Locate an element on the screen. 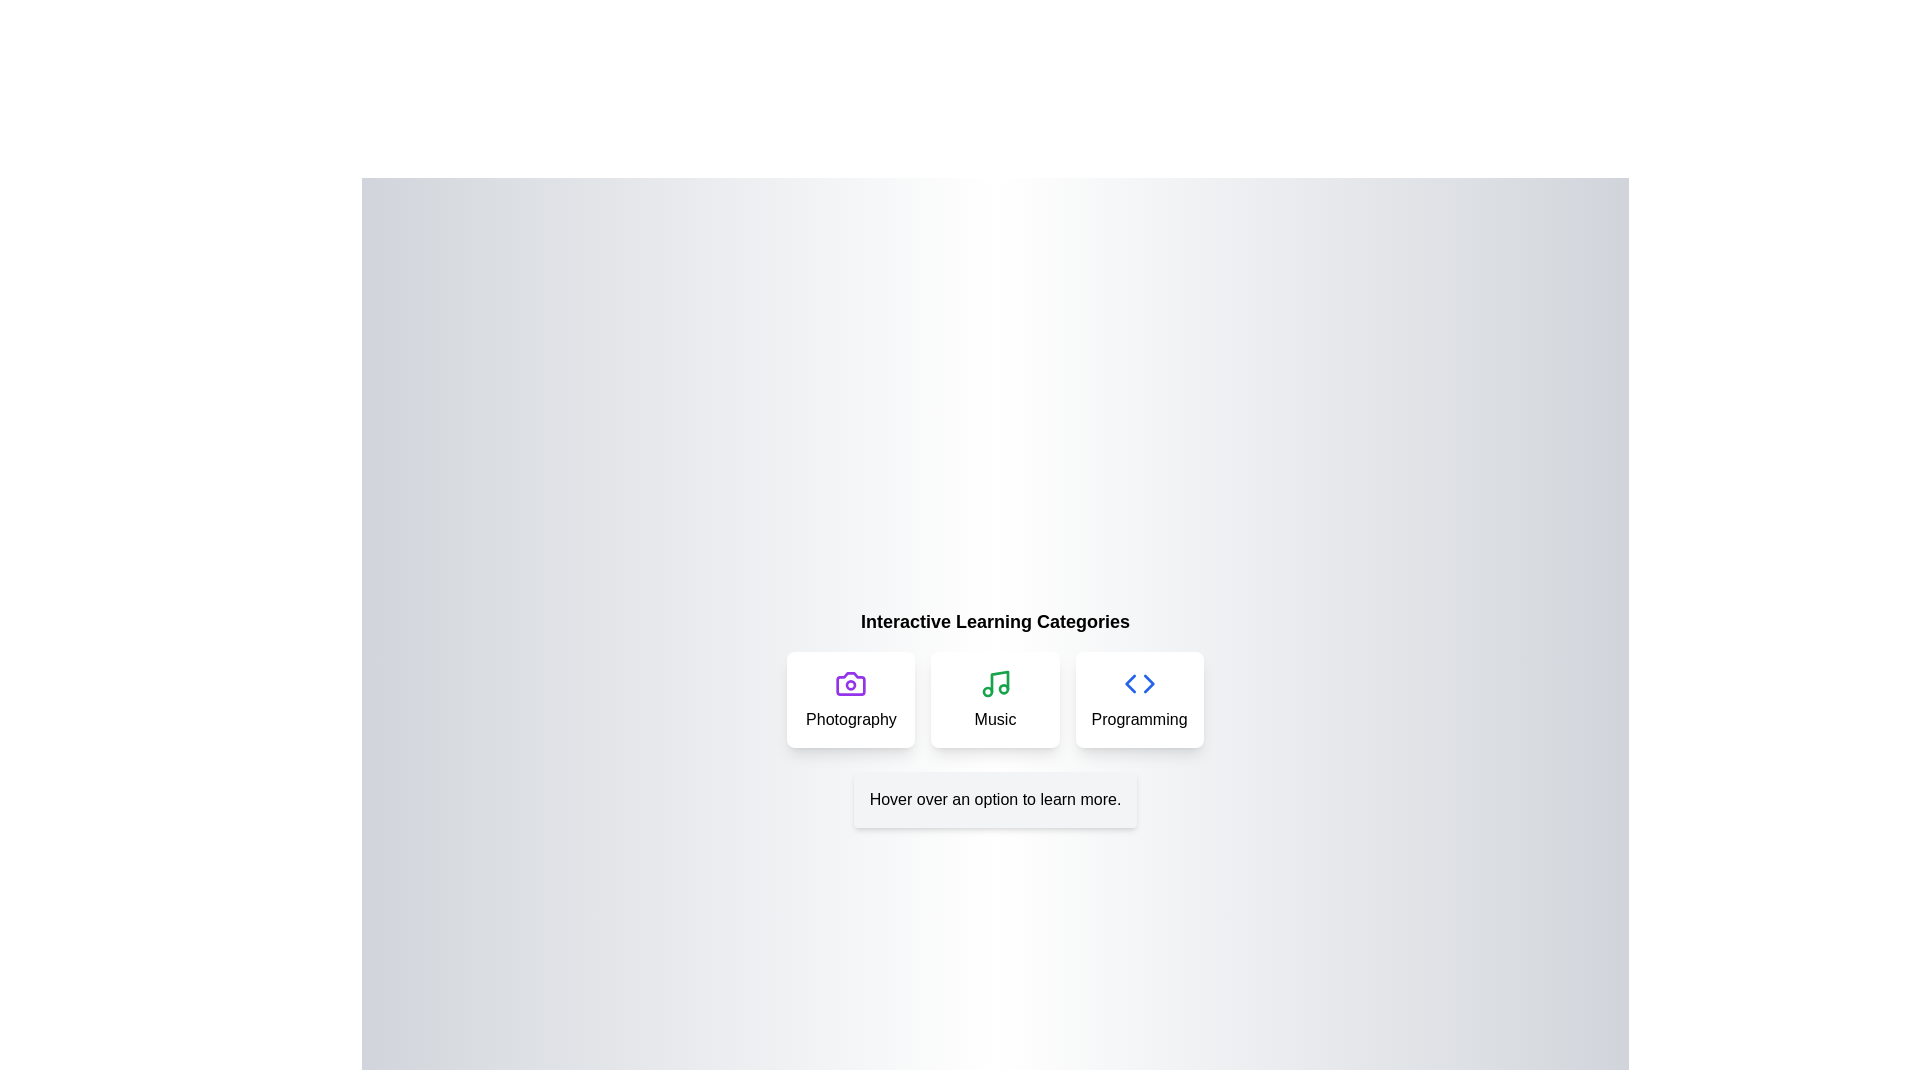 This screenshot has height=1080, width=1920. text label 'Photography' located in the first card of three horizontally arranged cards, directly below a purple camera icon is located at coordinates (851, 720).